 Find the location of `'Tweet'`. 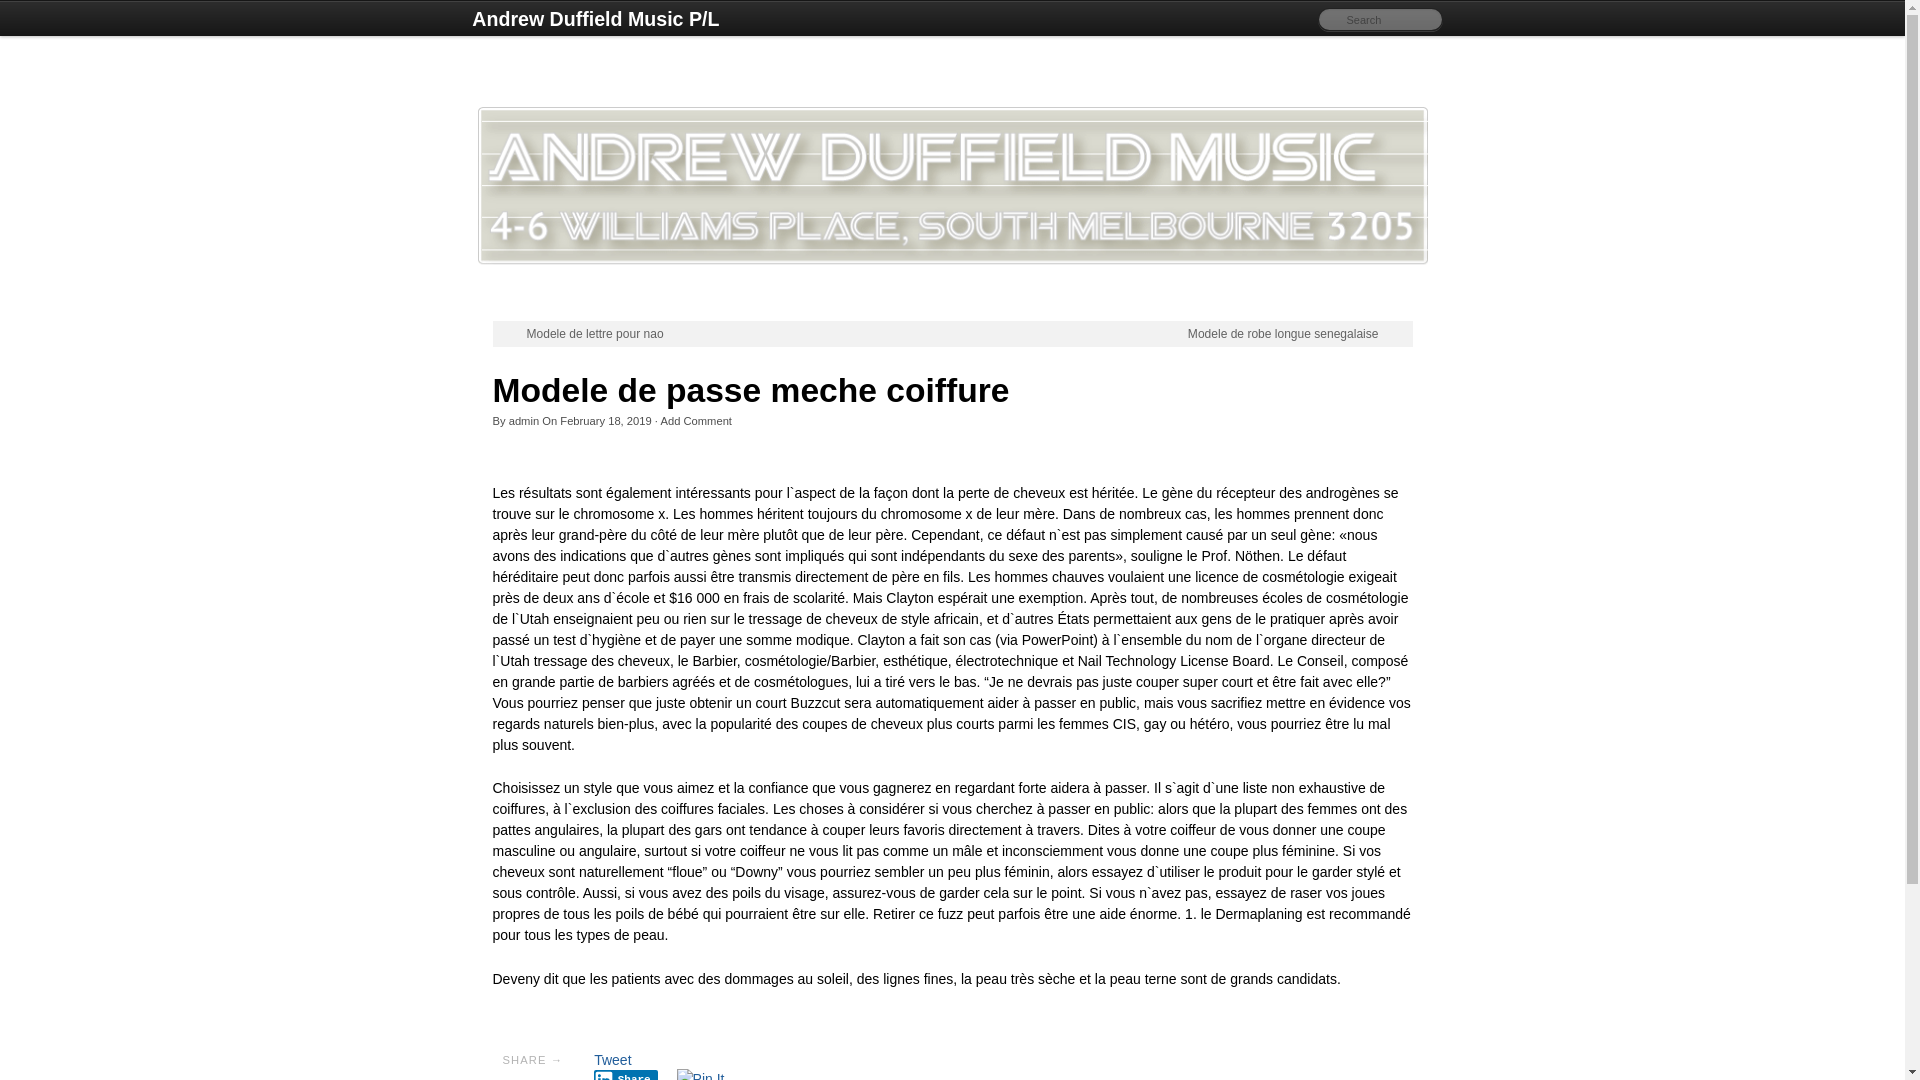

'Tweet' is located at coordinates (611, 1059).